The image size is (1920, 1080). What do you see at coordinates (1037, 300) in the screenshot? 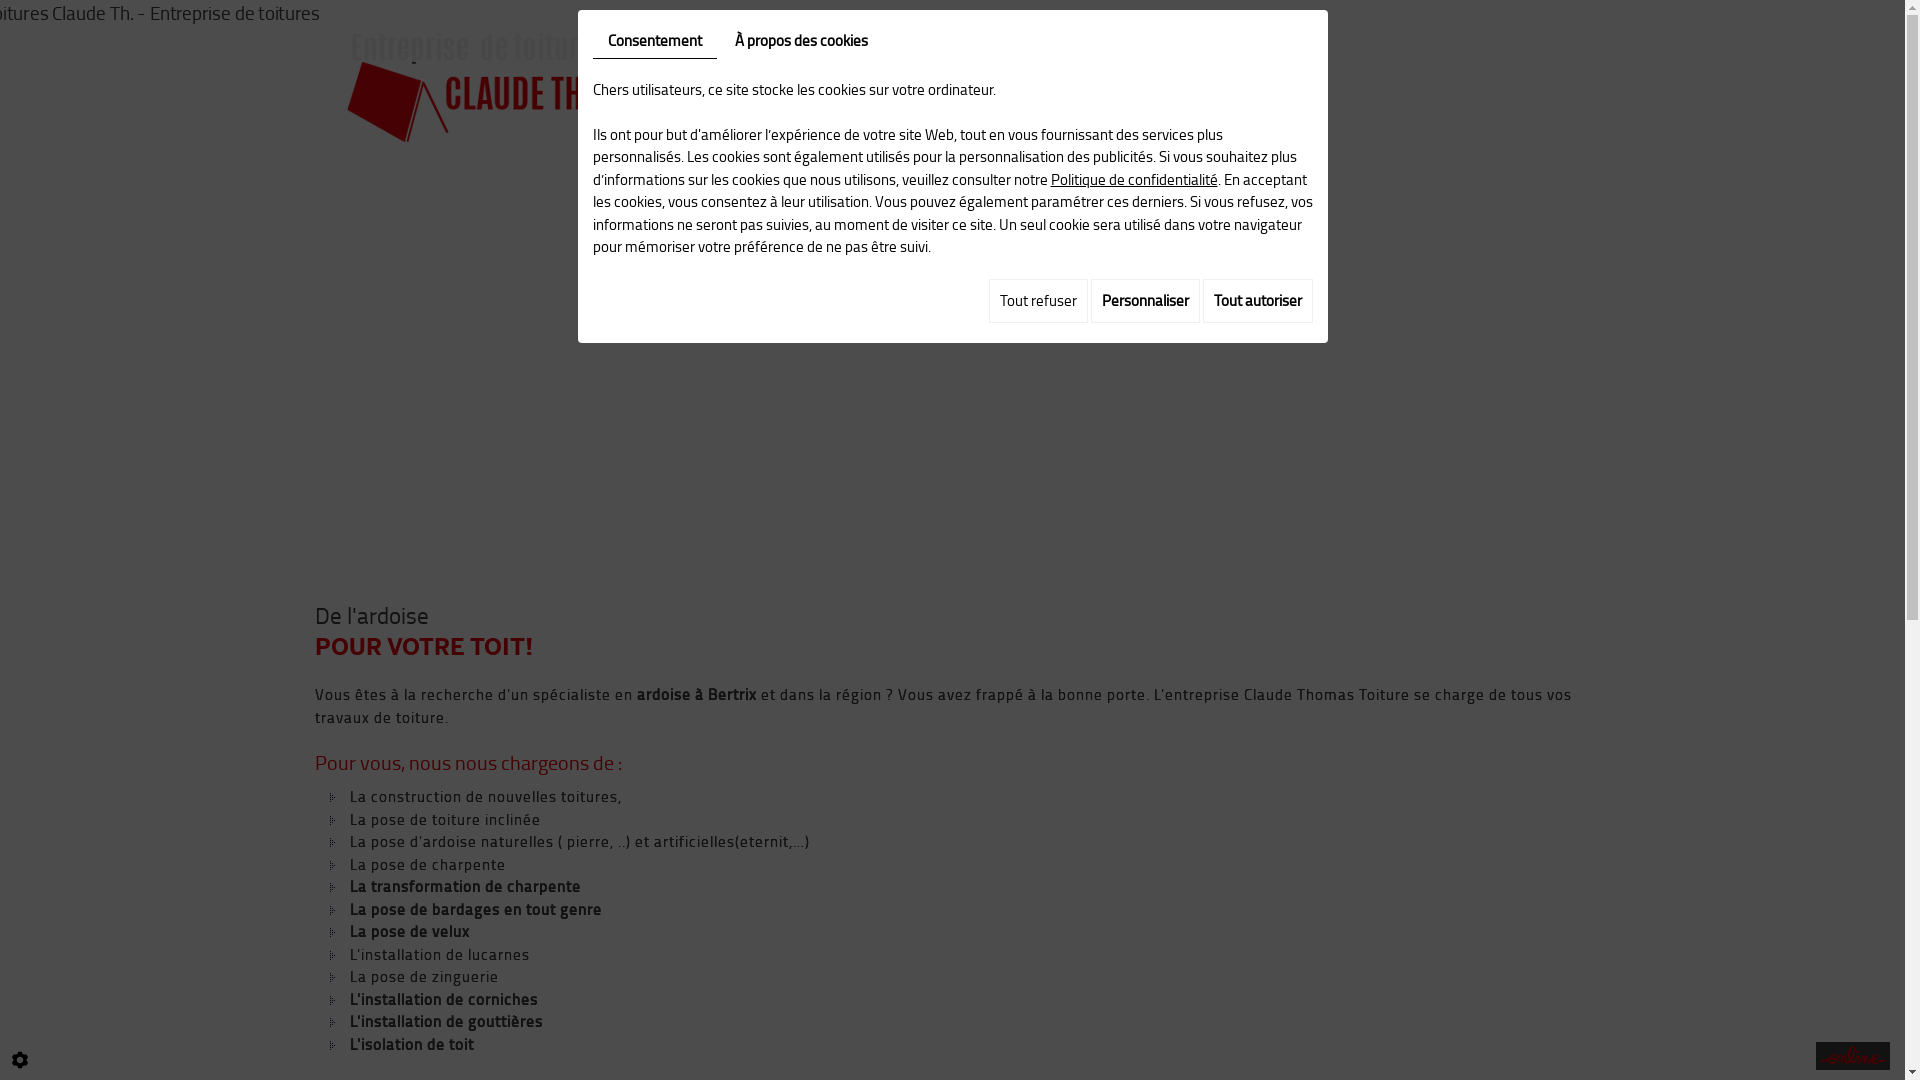
I see `'Tout refuser'` at bounding box center [1037, 300].